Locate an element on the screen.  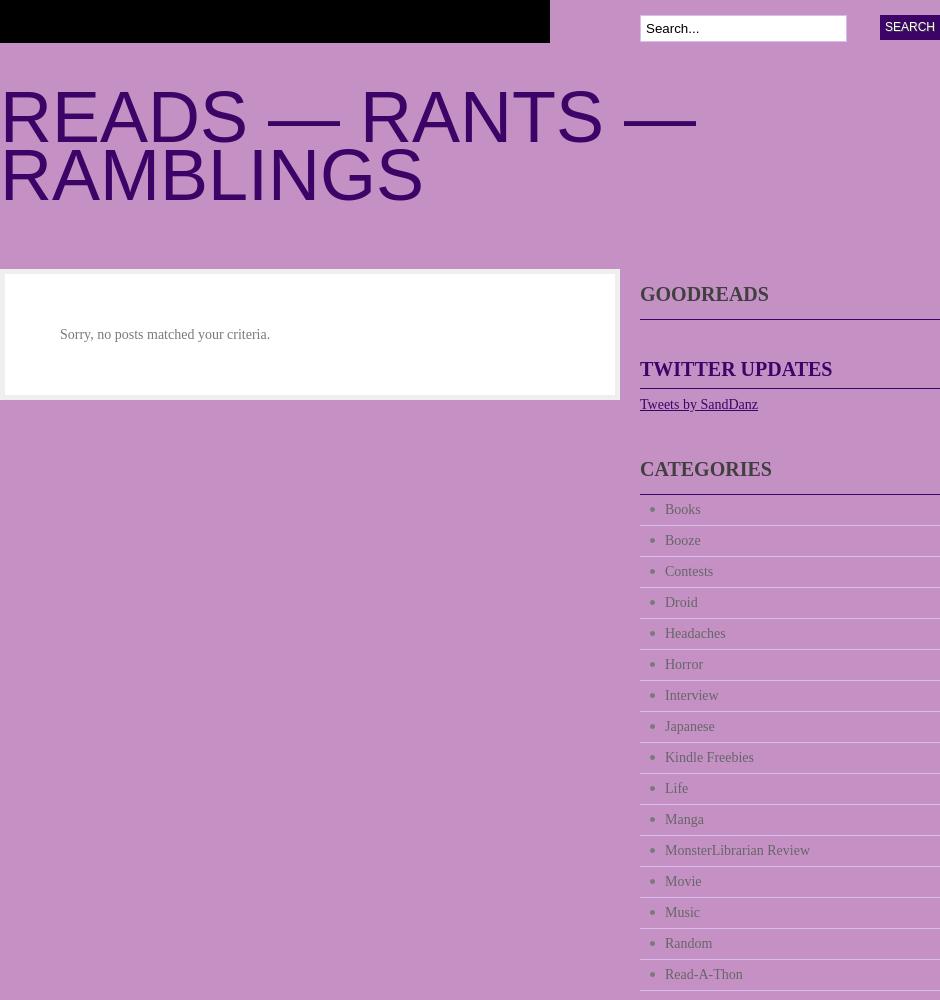
'Read-A-Thon' is located at coordinates (702, 973).